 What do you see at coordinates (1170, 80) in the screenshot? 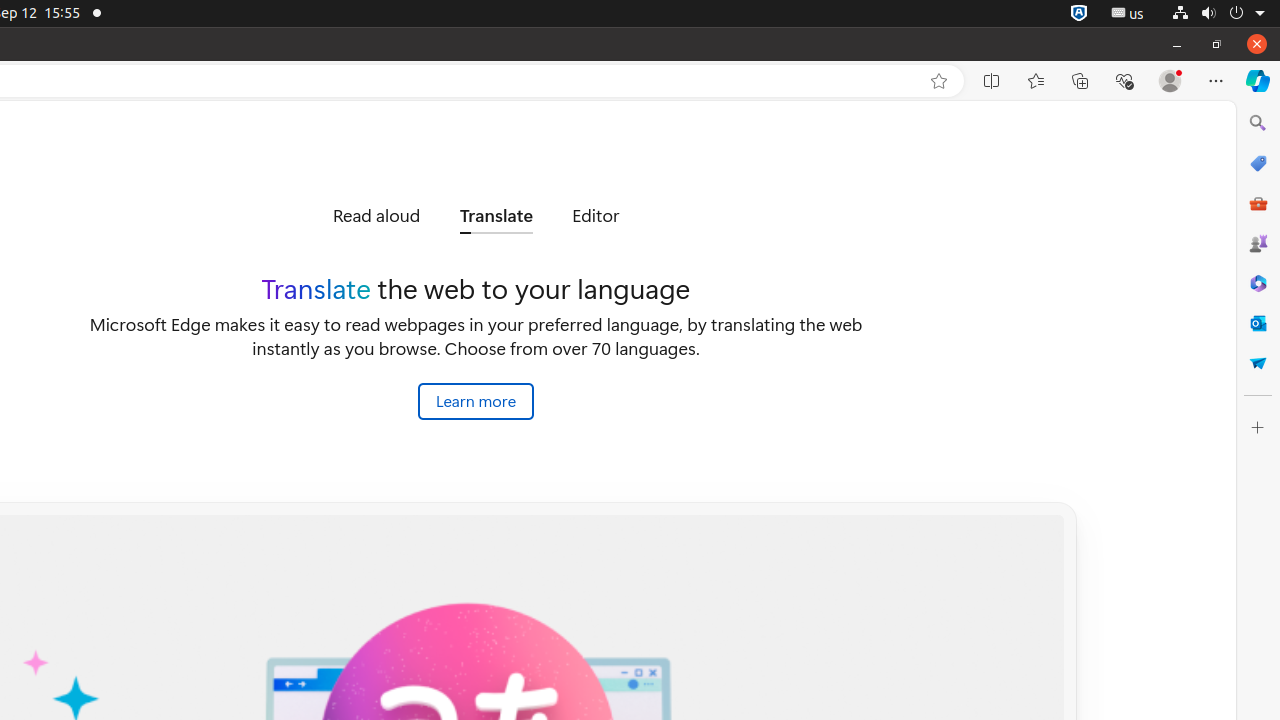
I see `'Profile 1 Profile, Please sign in'` at bounding box center [1170, 80].